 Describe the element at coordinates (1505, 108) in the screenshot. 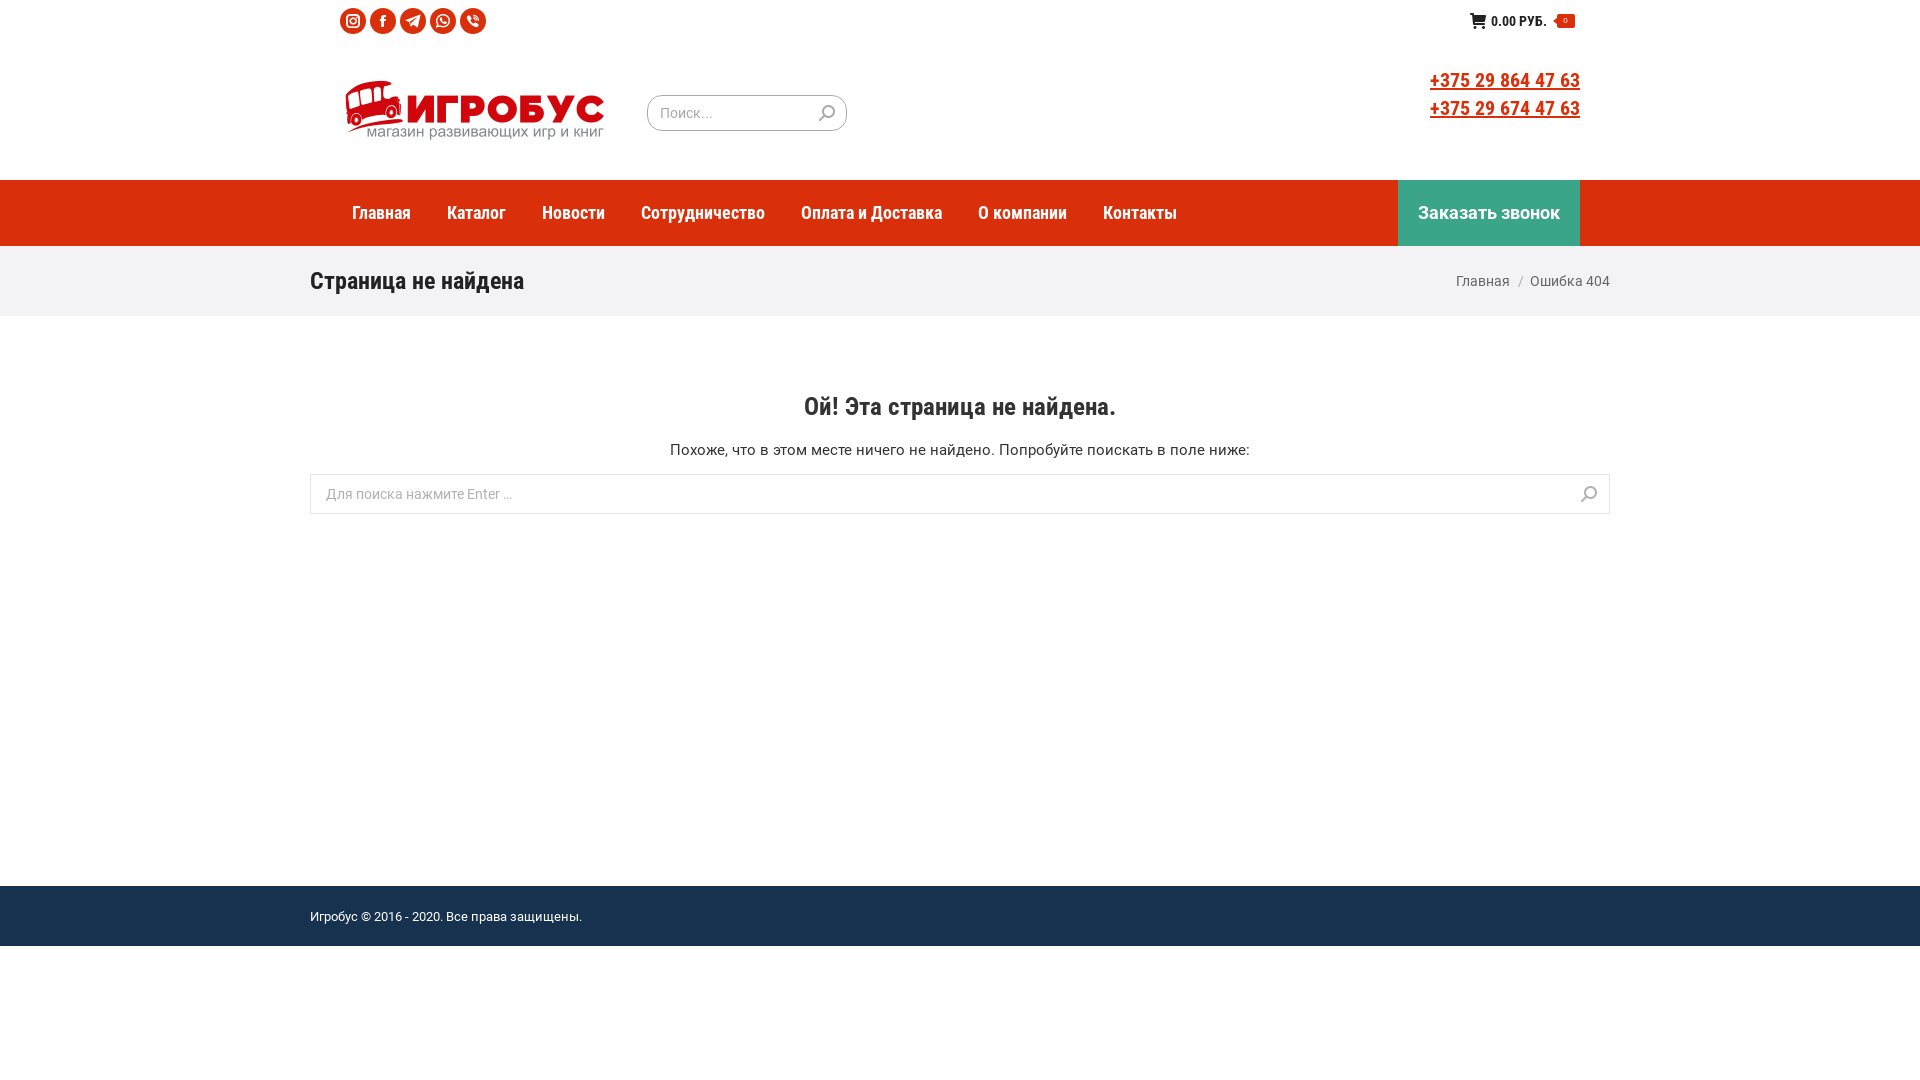

I see `'+375 29 674 47 63'` at that location.